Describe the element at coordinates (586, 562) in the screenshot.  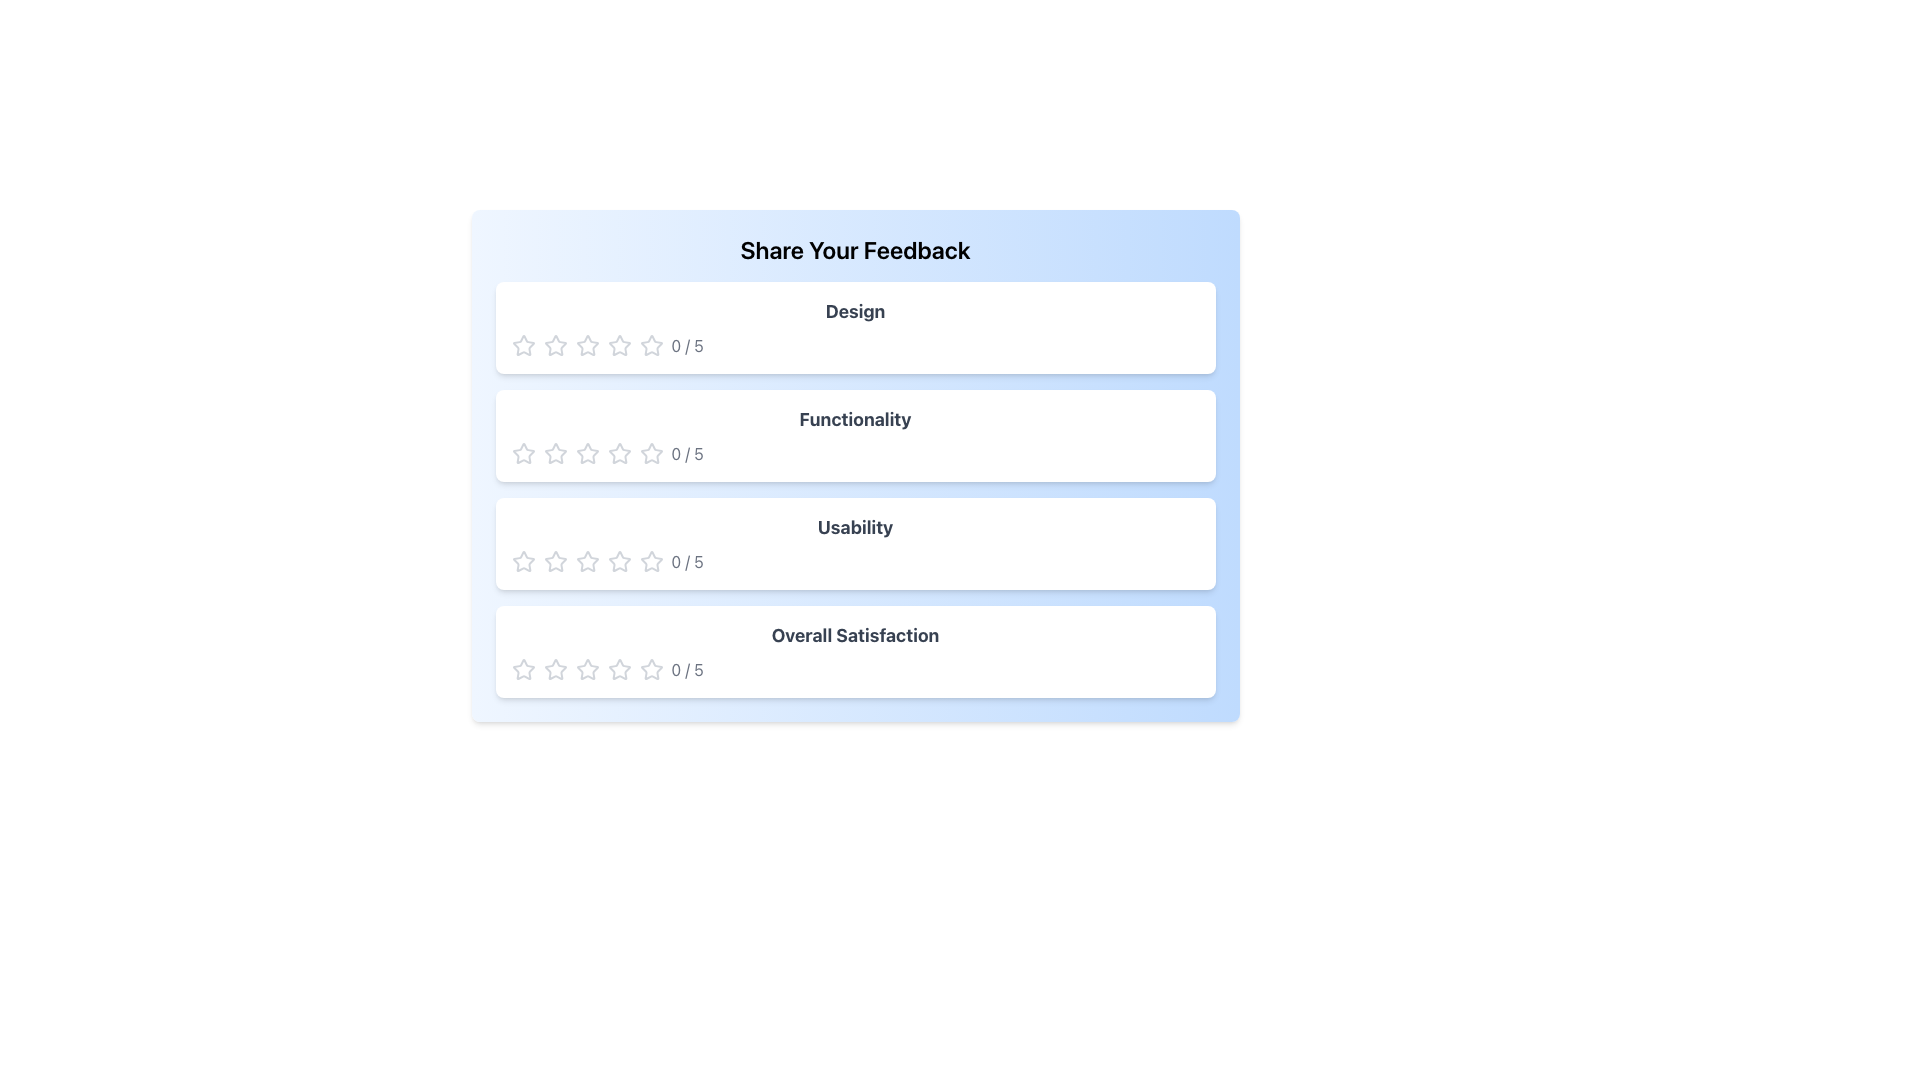
I see `the third star in the 'Usability' feedback section` at that location.